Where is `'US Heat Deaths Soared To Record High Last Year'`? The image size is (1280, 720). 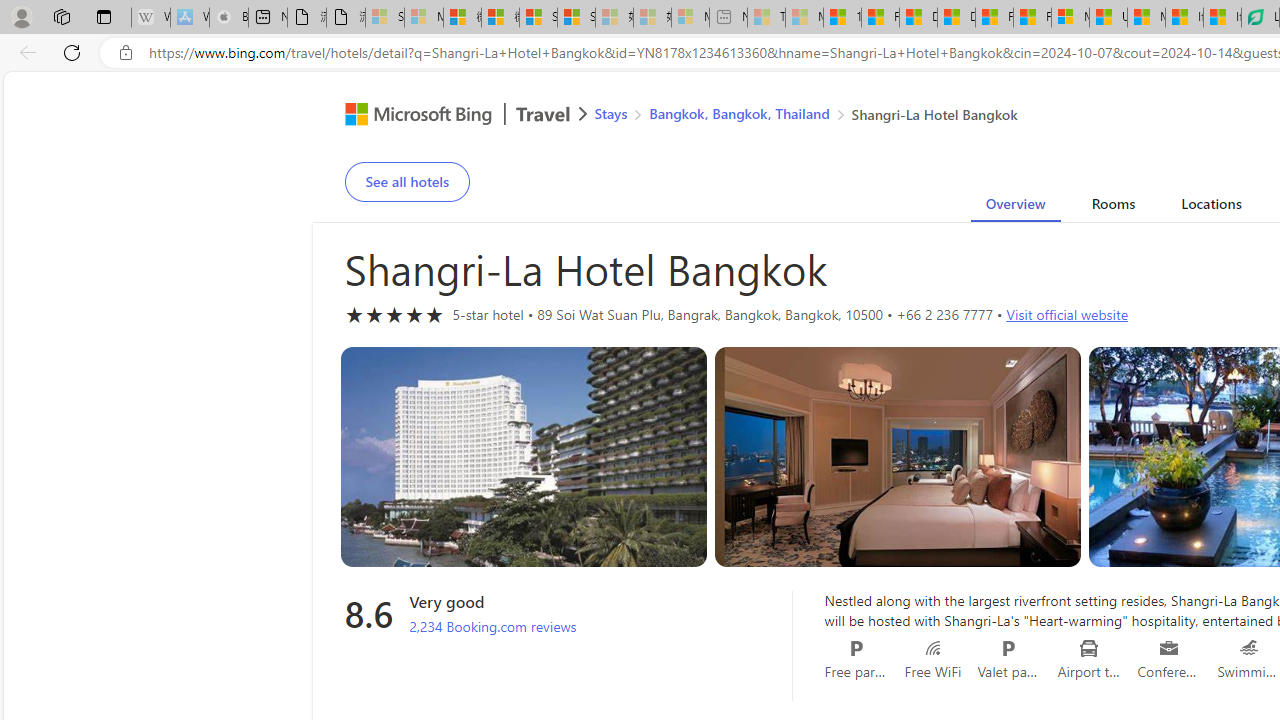
'US Heat Deaths Soared To Record High Last Year' is located at coordinates (1108, 17).